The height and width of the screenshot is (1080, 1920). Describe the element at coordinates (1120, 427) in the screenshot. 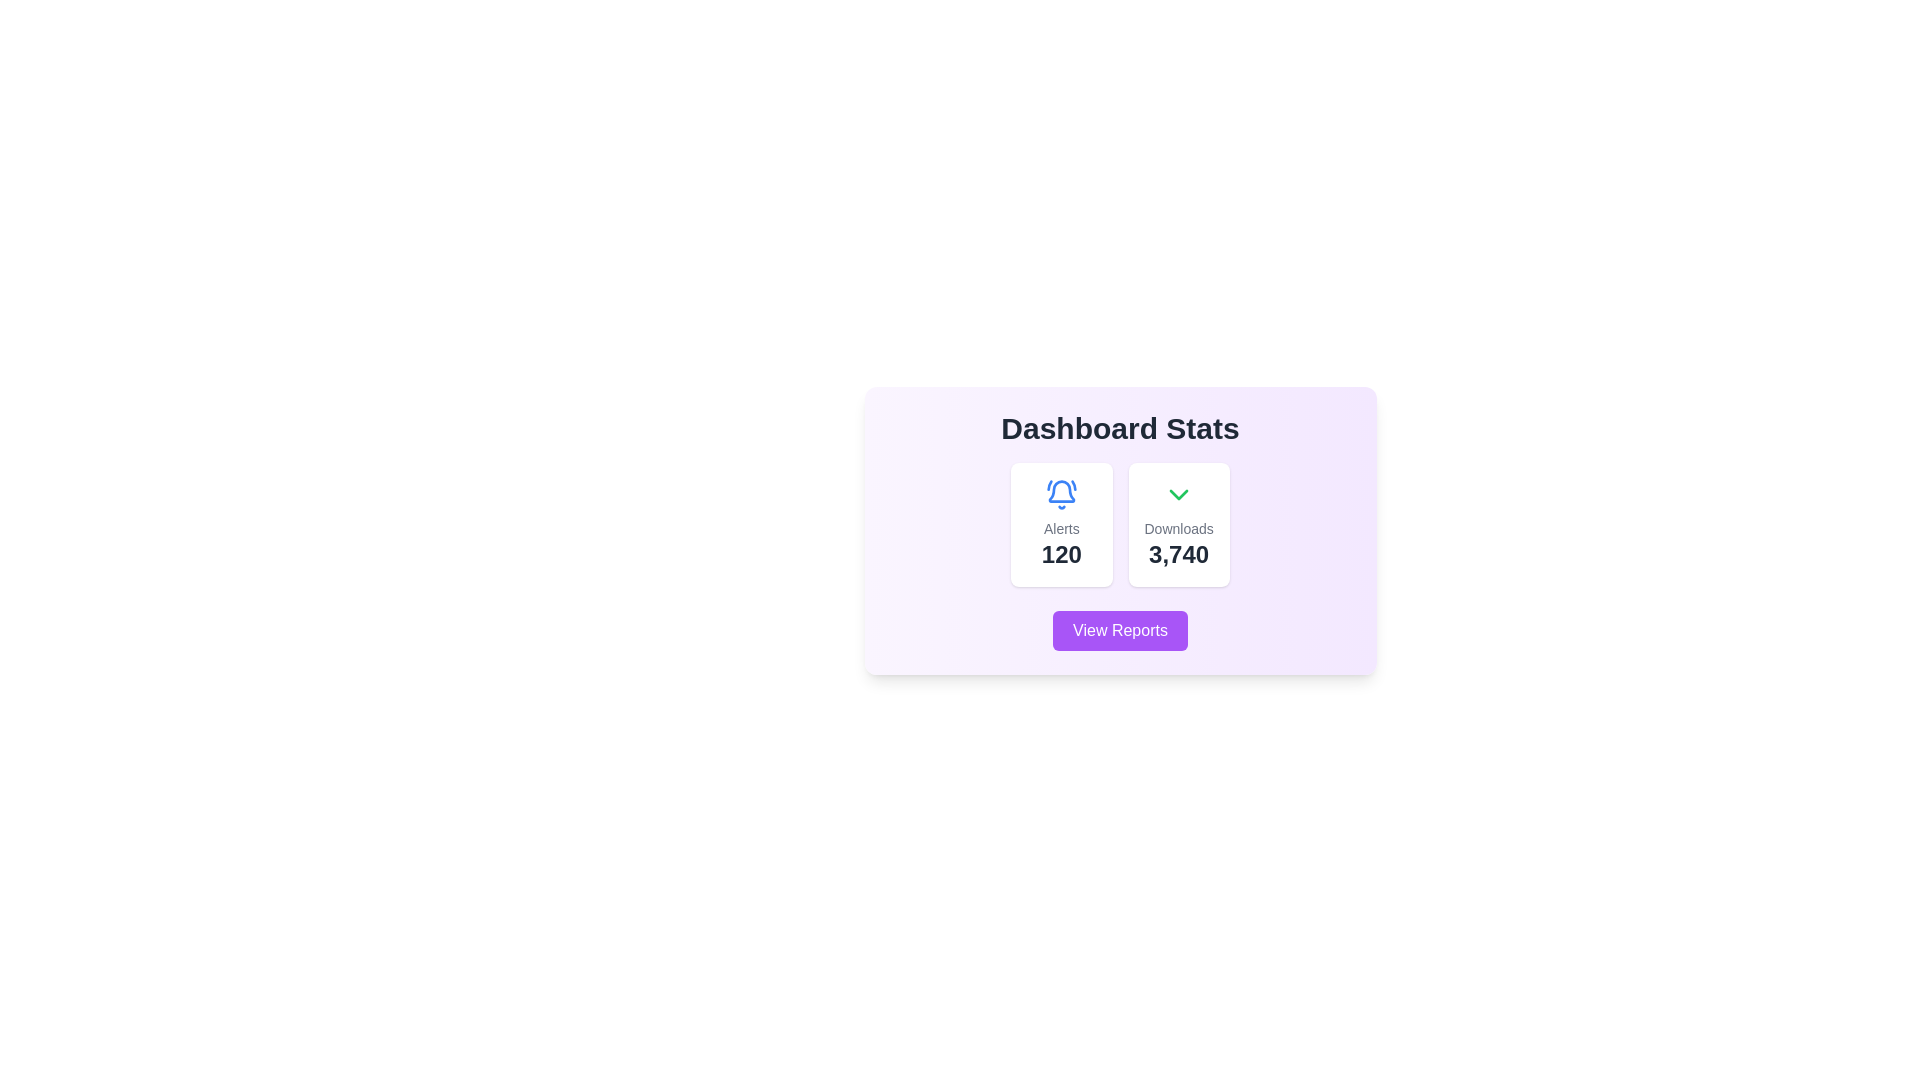

I see `the title text label at the top of the dashboard card, which summarizes the information displayed within the card` at that location.